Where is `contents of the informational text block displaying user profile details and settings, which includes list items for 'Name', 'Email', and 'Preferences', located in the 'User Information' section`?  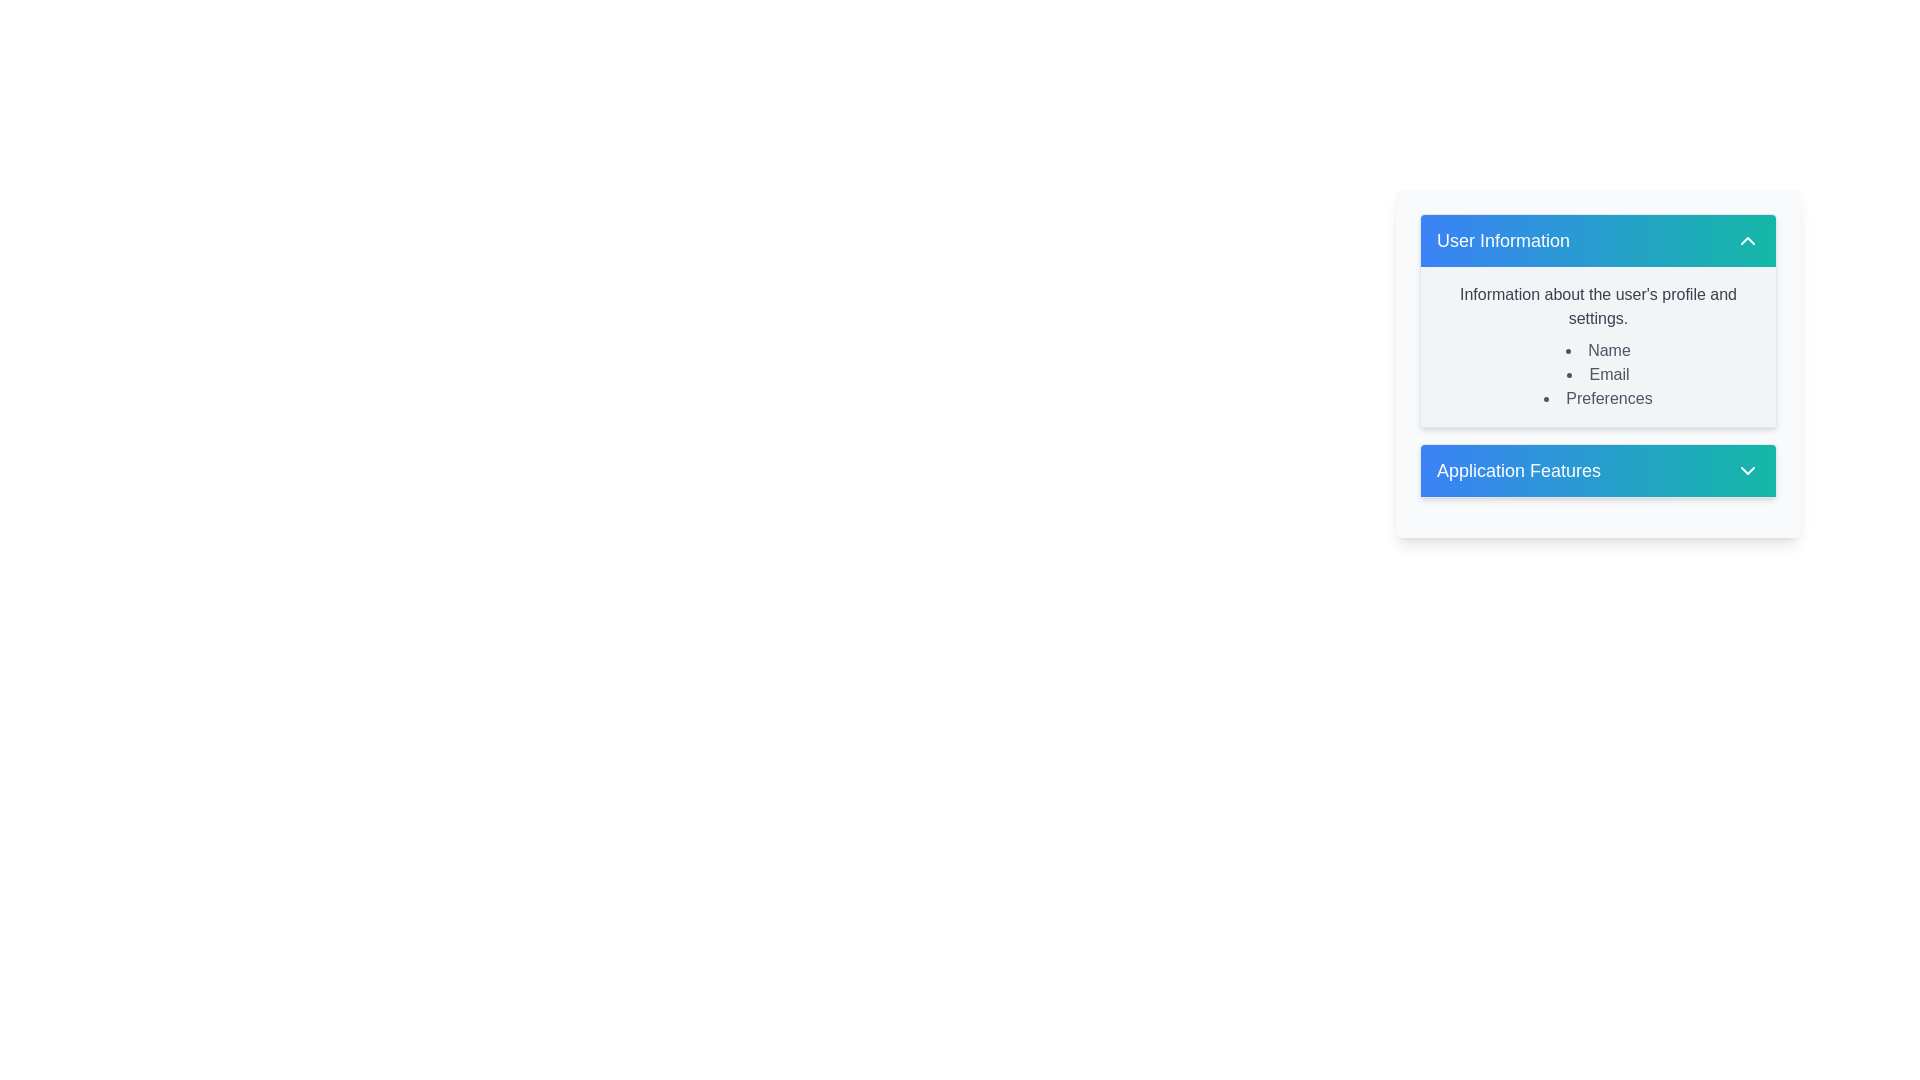 contents of the informational text block displaying user profile details and settings, which includes list items for 'Name', 'Email', and 'Preferences', located in the 'User Information' section is located at coordinates (1597, 363).